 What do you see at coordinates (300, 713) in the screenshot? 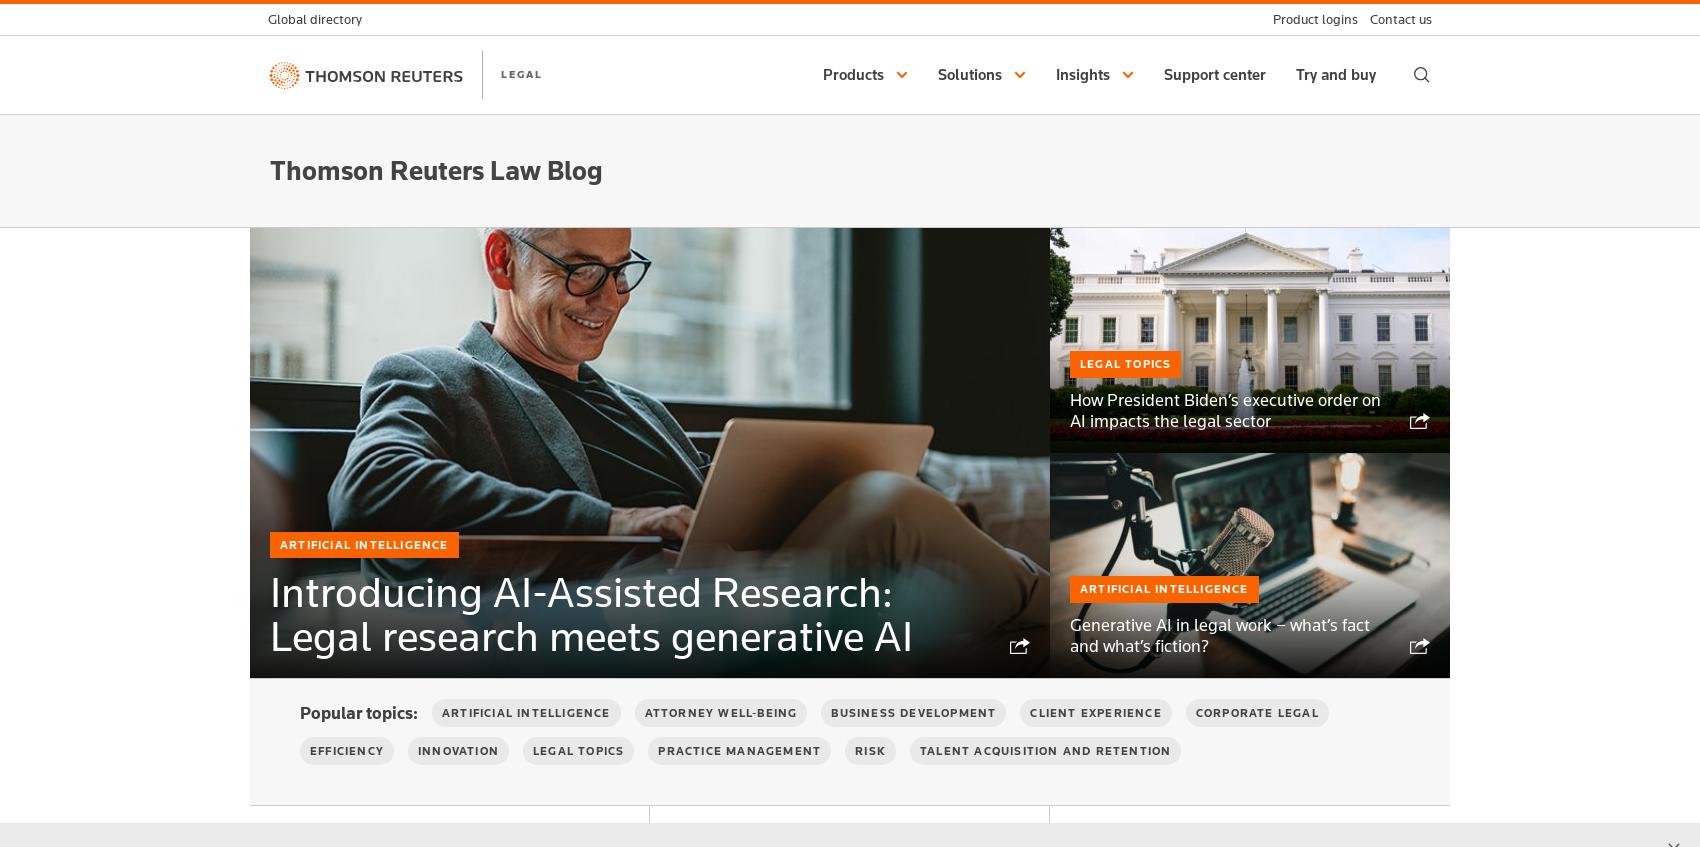
I see `'Popular topics:'` at bounding box center [300, 713].